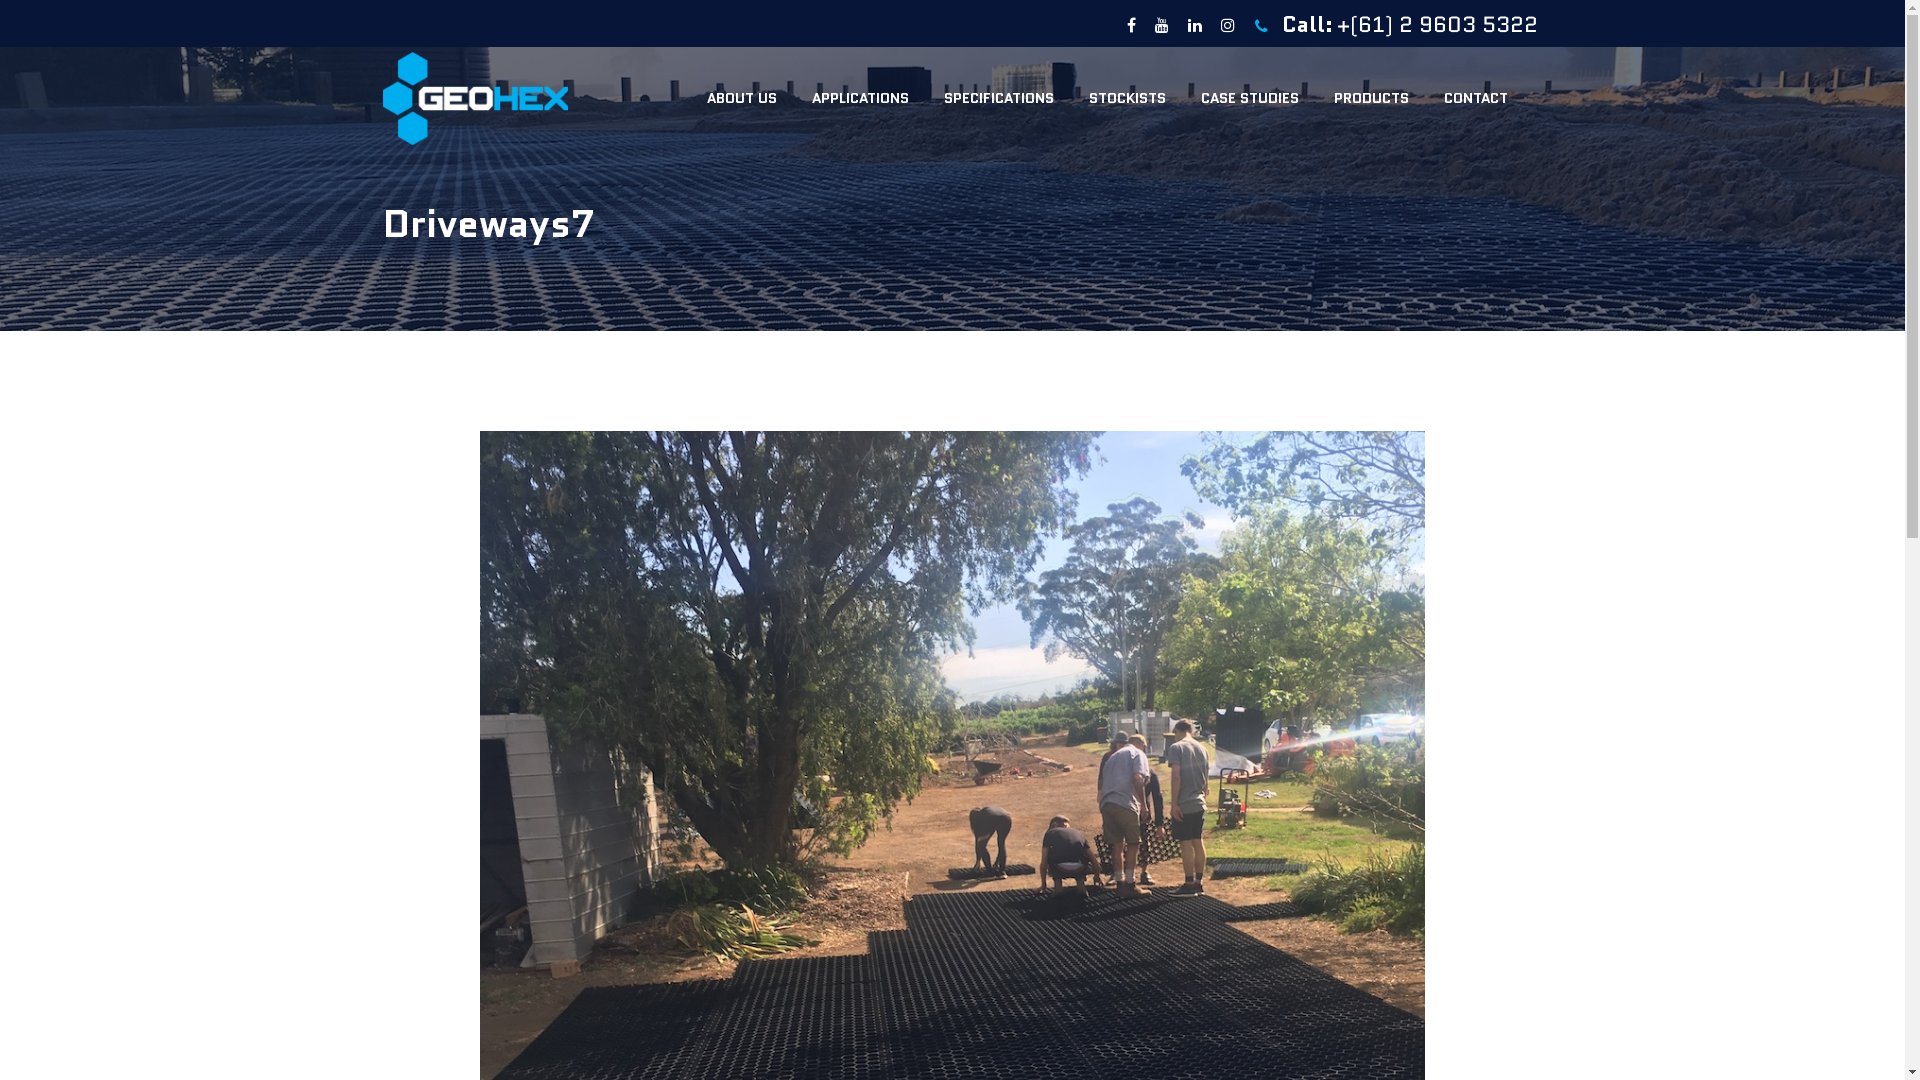 The image size is (1920, 1080). I want to click on 'PRODUCTS', so click(1318, 98).